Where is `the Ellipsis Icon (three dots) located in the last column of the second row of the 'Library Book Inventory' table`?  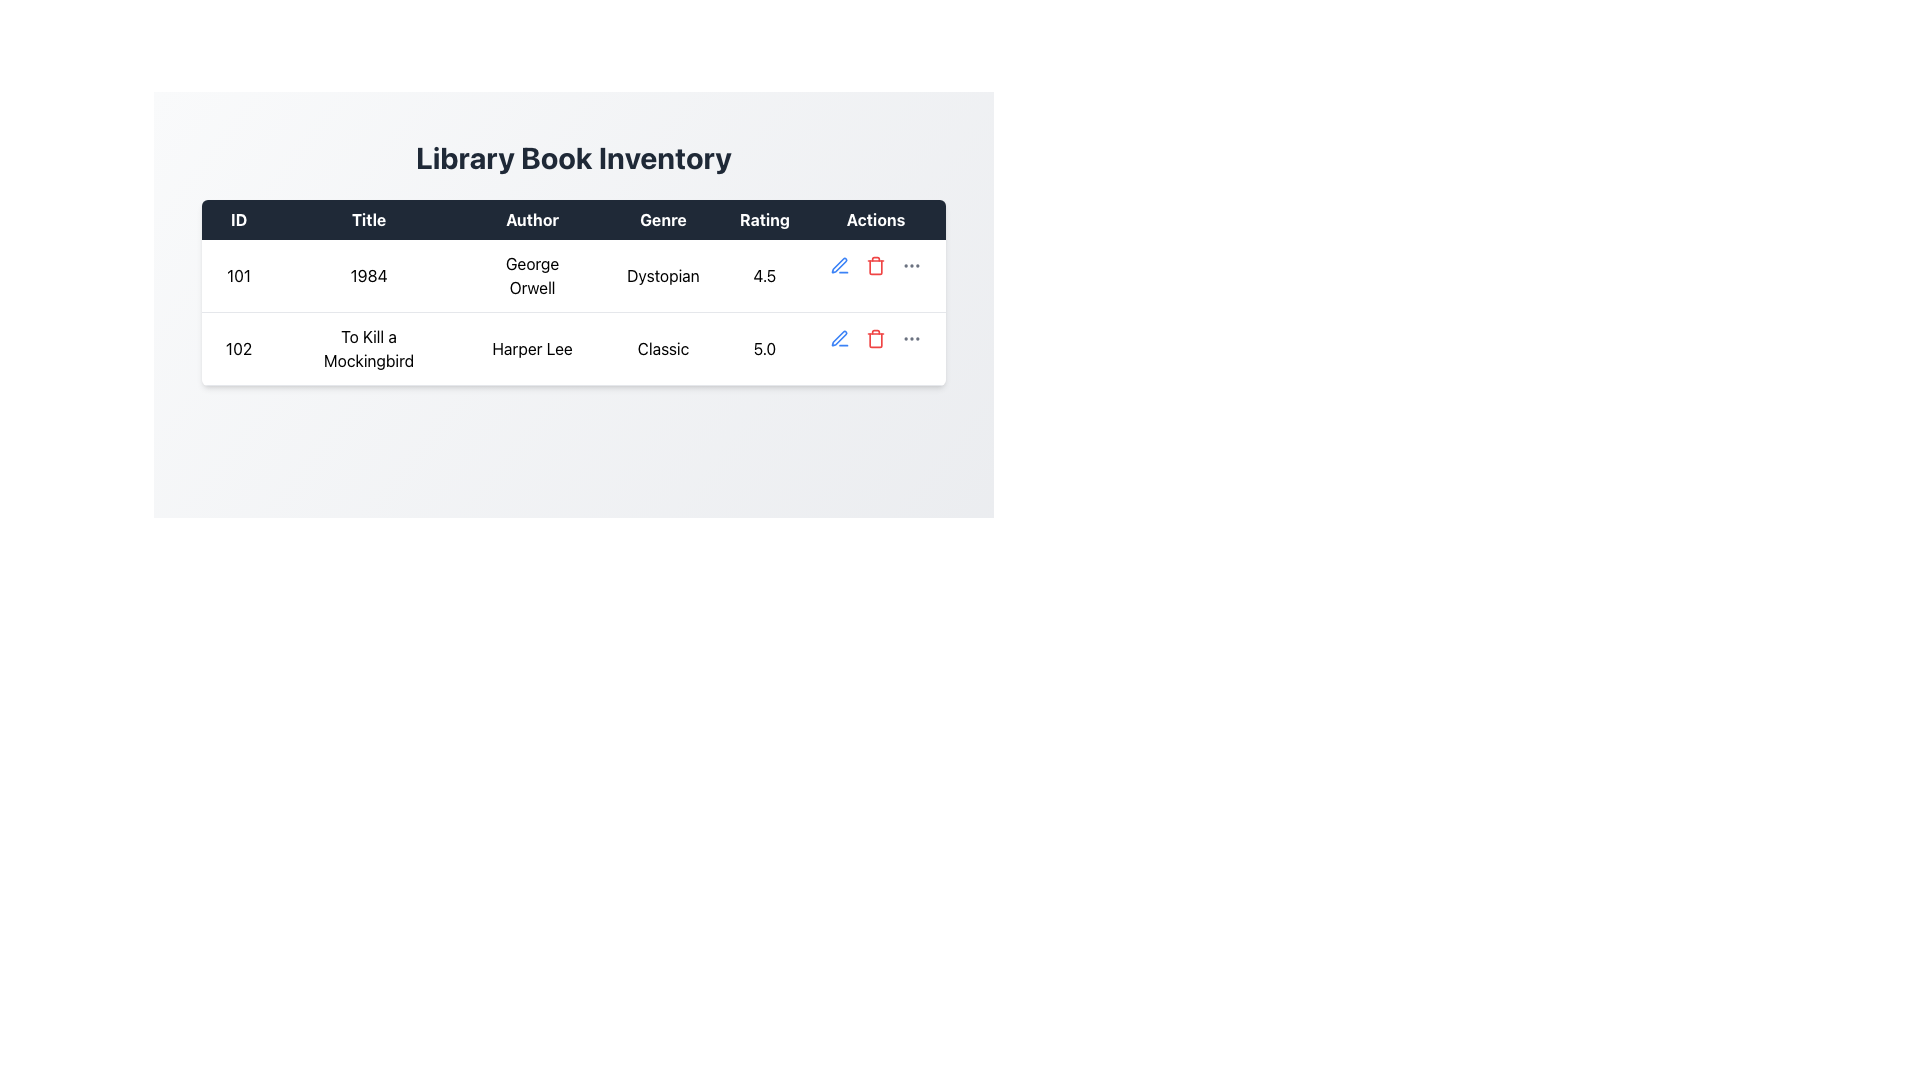 the Ellipsis Icon (three dots) located in the last column of the second row of the 'Library Book Inventory' table is located at coordinates (911, 264).